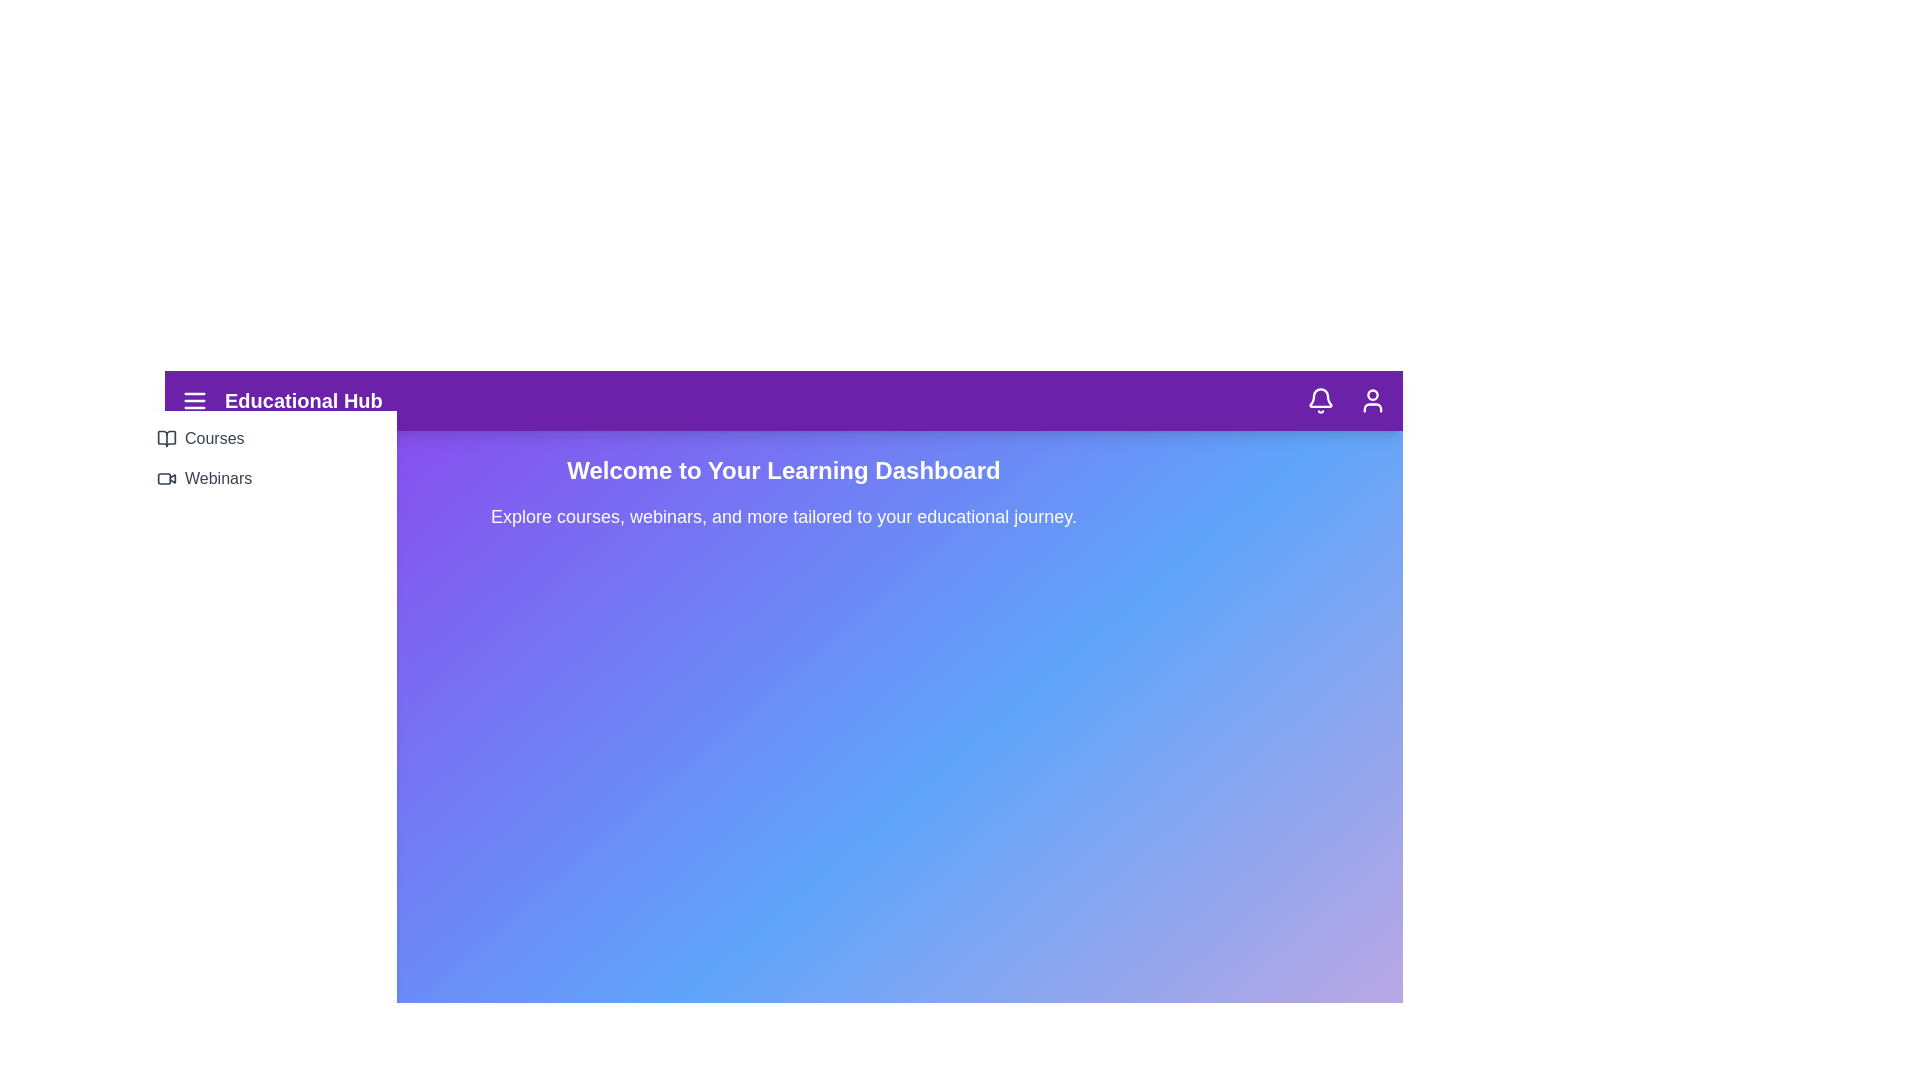 The height and width of the screenshot is (1080, 1920). Describe the element at coordinates (1320, 401) in the screenshot. I see `the notification icon to view notifications` at that location.